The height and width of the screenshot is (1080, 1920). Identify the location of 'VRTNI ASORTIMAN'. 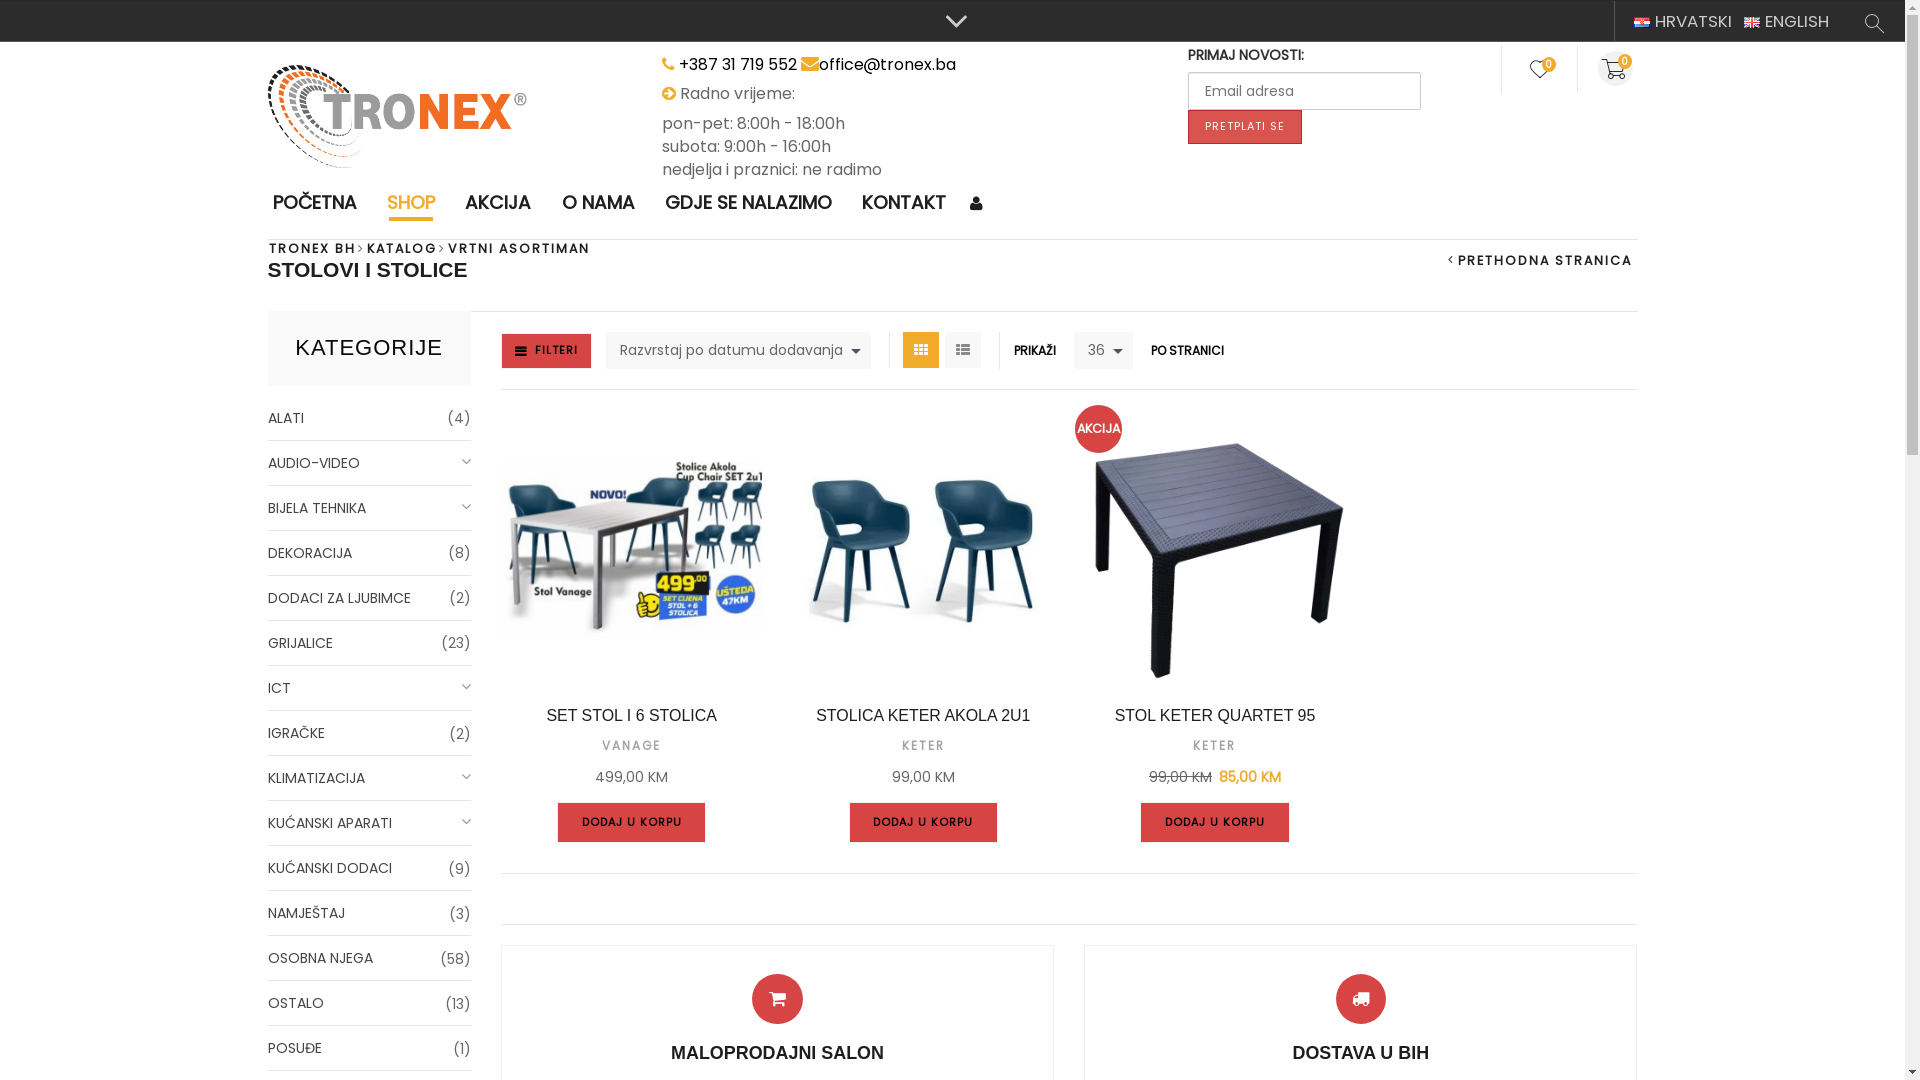
(518, 247).